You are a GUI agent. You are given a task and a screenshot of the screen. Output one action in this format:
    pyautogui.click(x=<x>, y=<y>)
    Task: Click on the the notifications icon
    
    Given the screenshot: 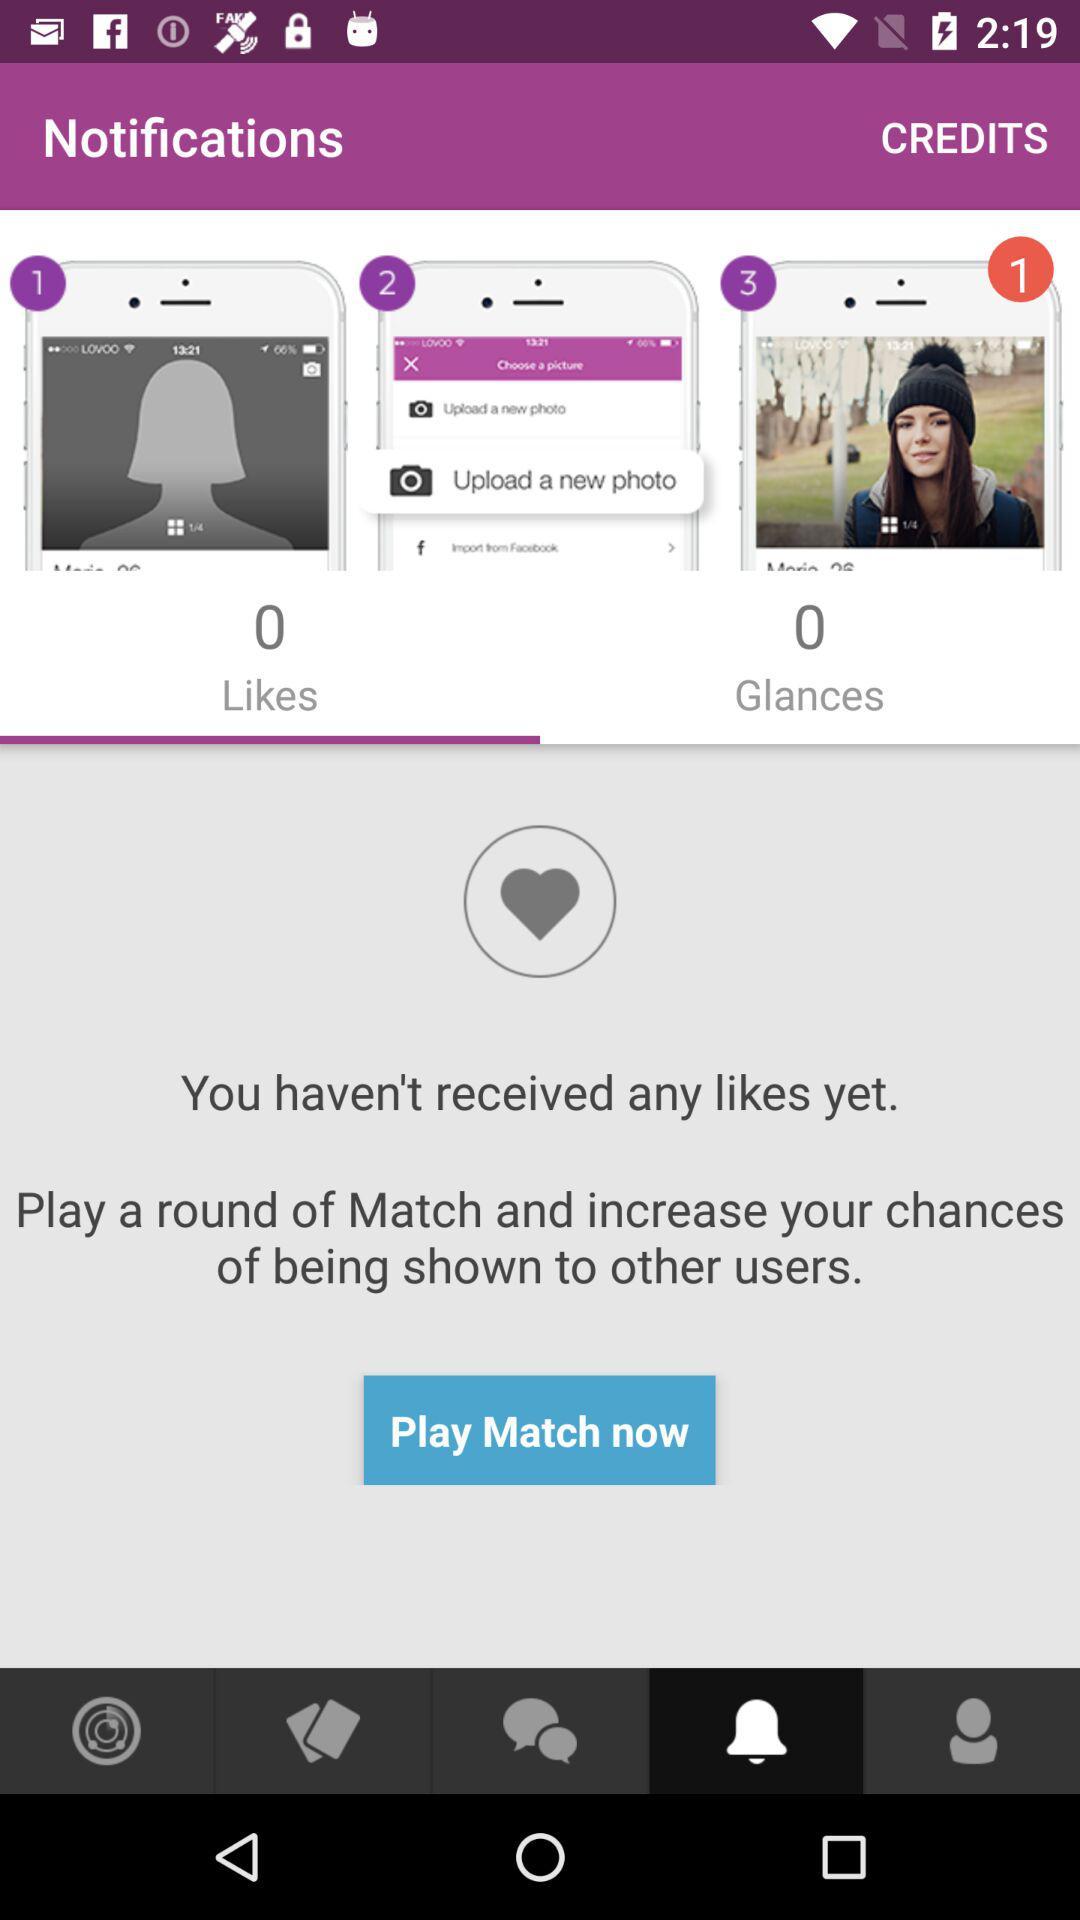 What is the action you would take?
    pyautogui.click(x=756, y=1730)
    